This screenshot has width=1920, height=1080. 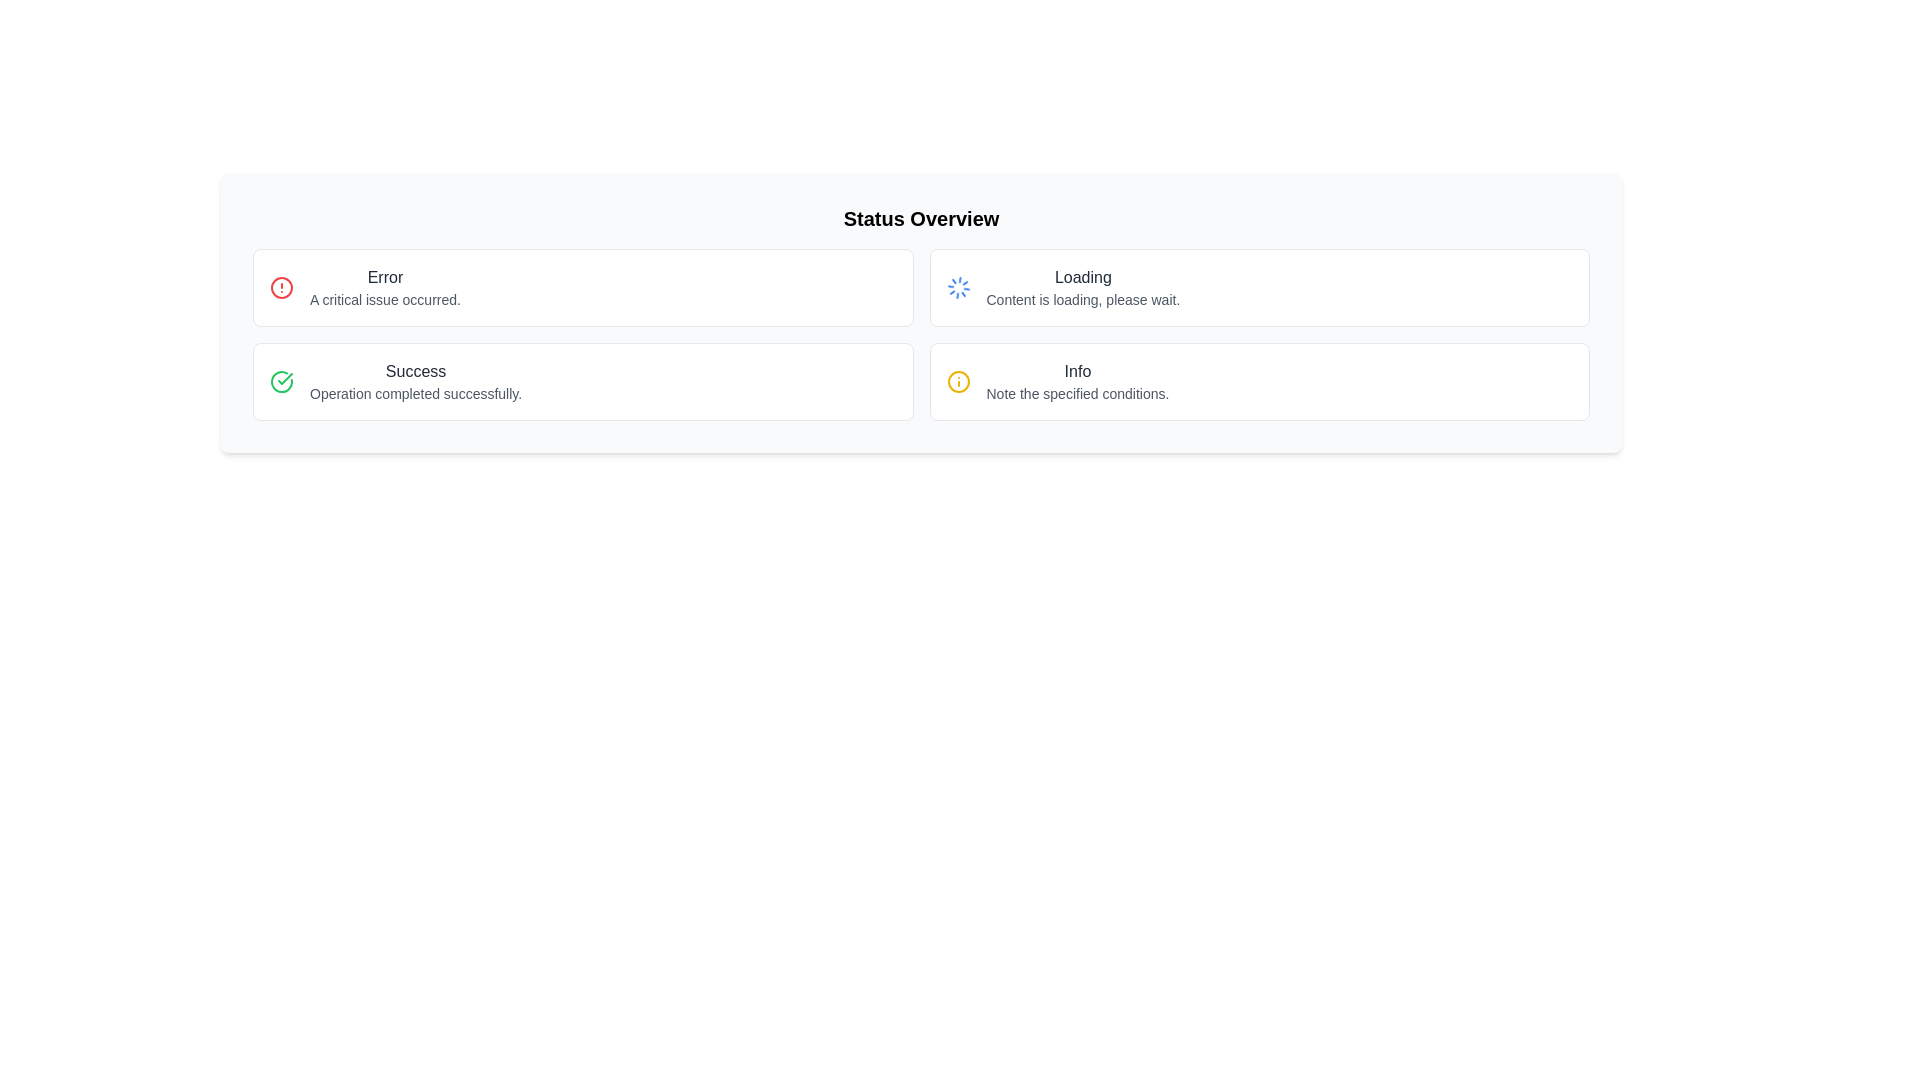 I want to click on the static text label providing confirmation related to a successful operation located under the 'Success' section in the 'Status Overview' heading, so click(x=415, y=393).